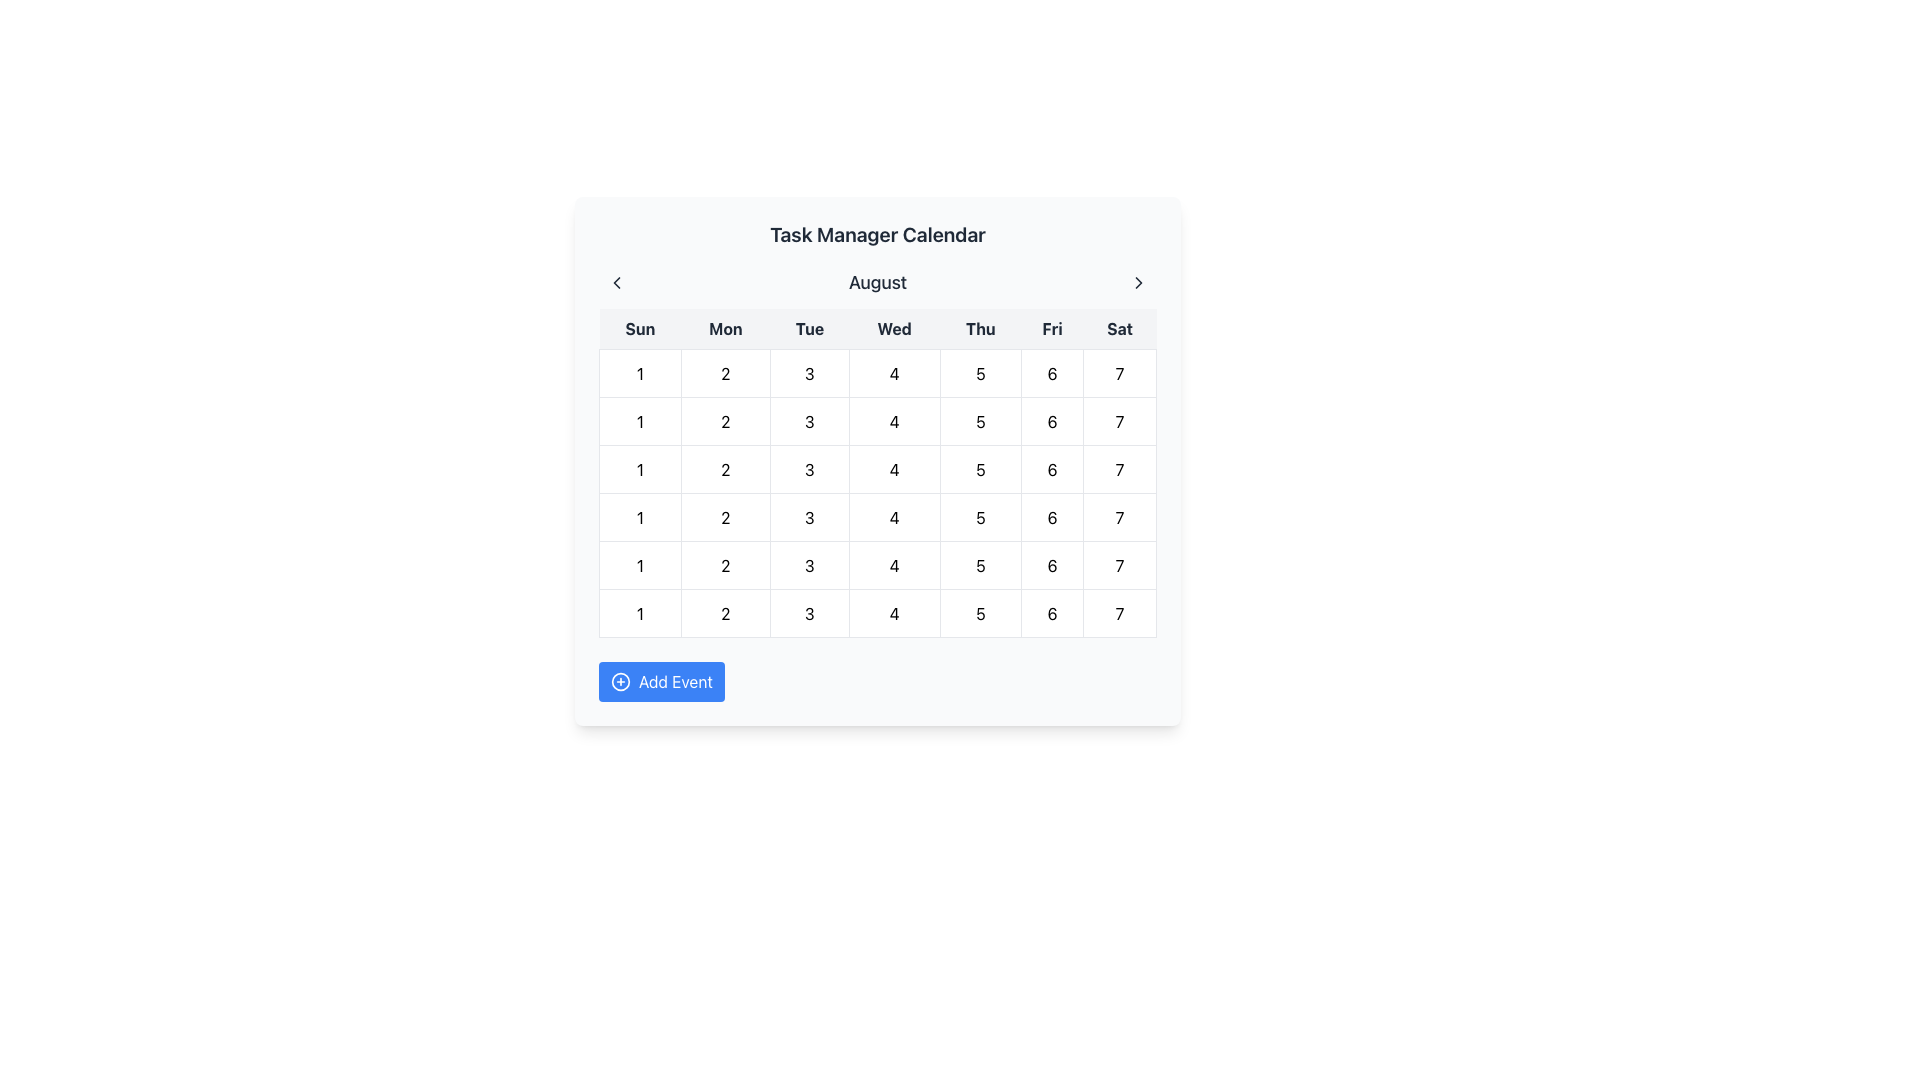  I want to click on the text label displaying the number '4' in the first row and fourth column of the calendar grid, so click(893, 469).